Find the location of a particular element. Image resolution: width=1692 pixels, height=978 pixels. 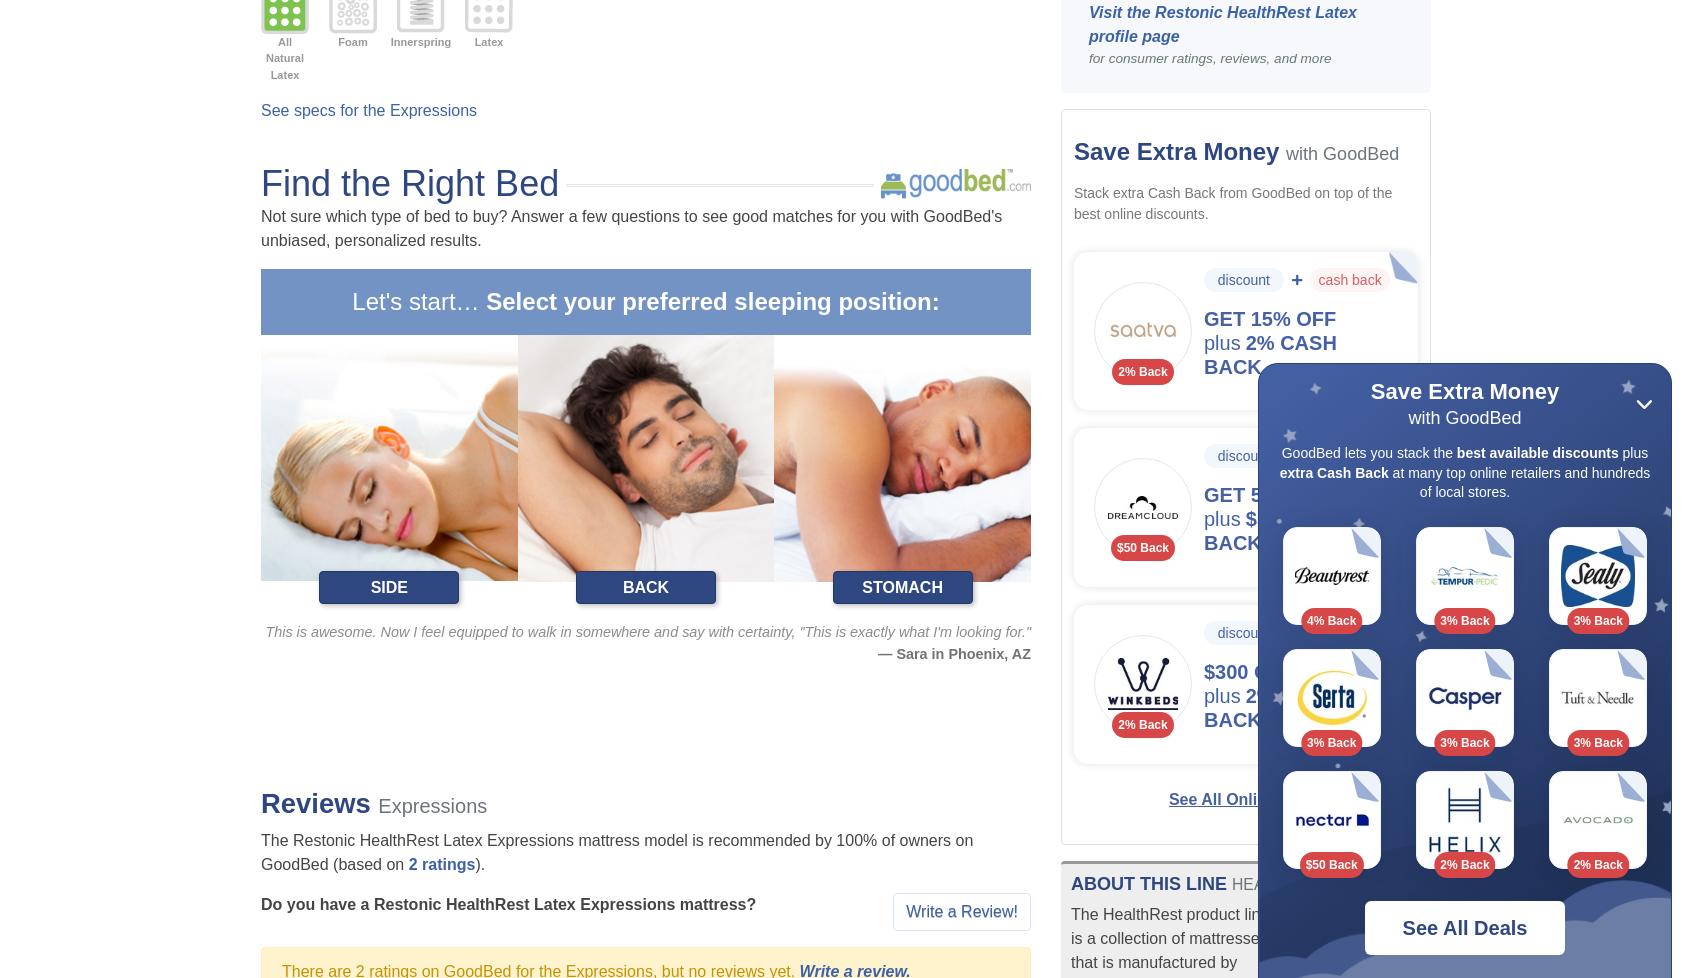

'2' is located at coordinates (412, 863).